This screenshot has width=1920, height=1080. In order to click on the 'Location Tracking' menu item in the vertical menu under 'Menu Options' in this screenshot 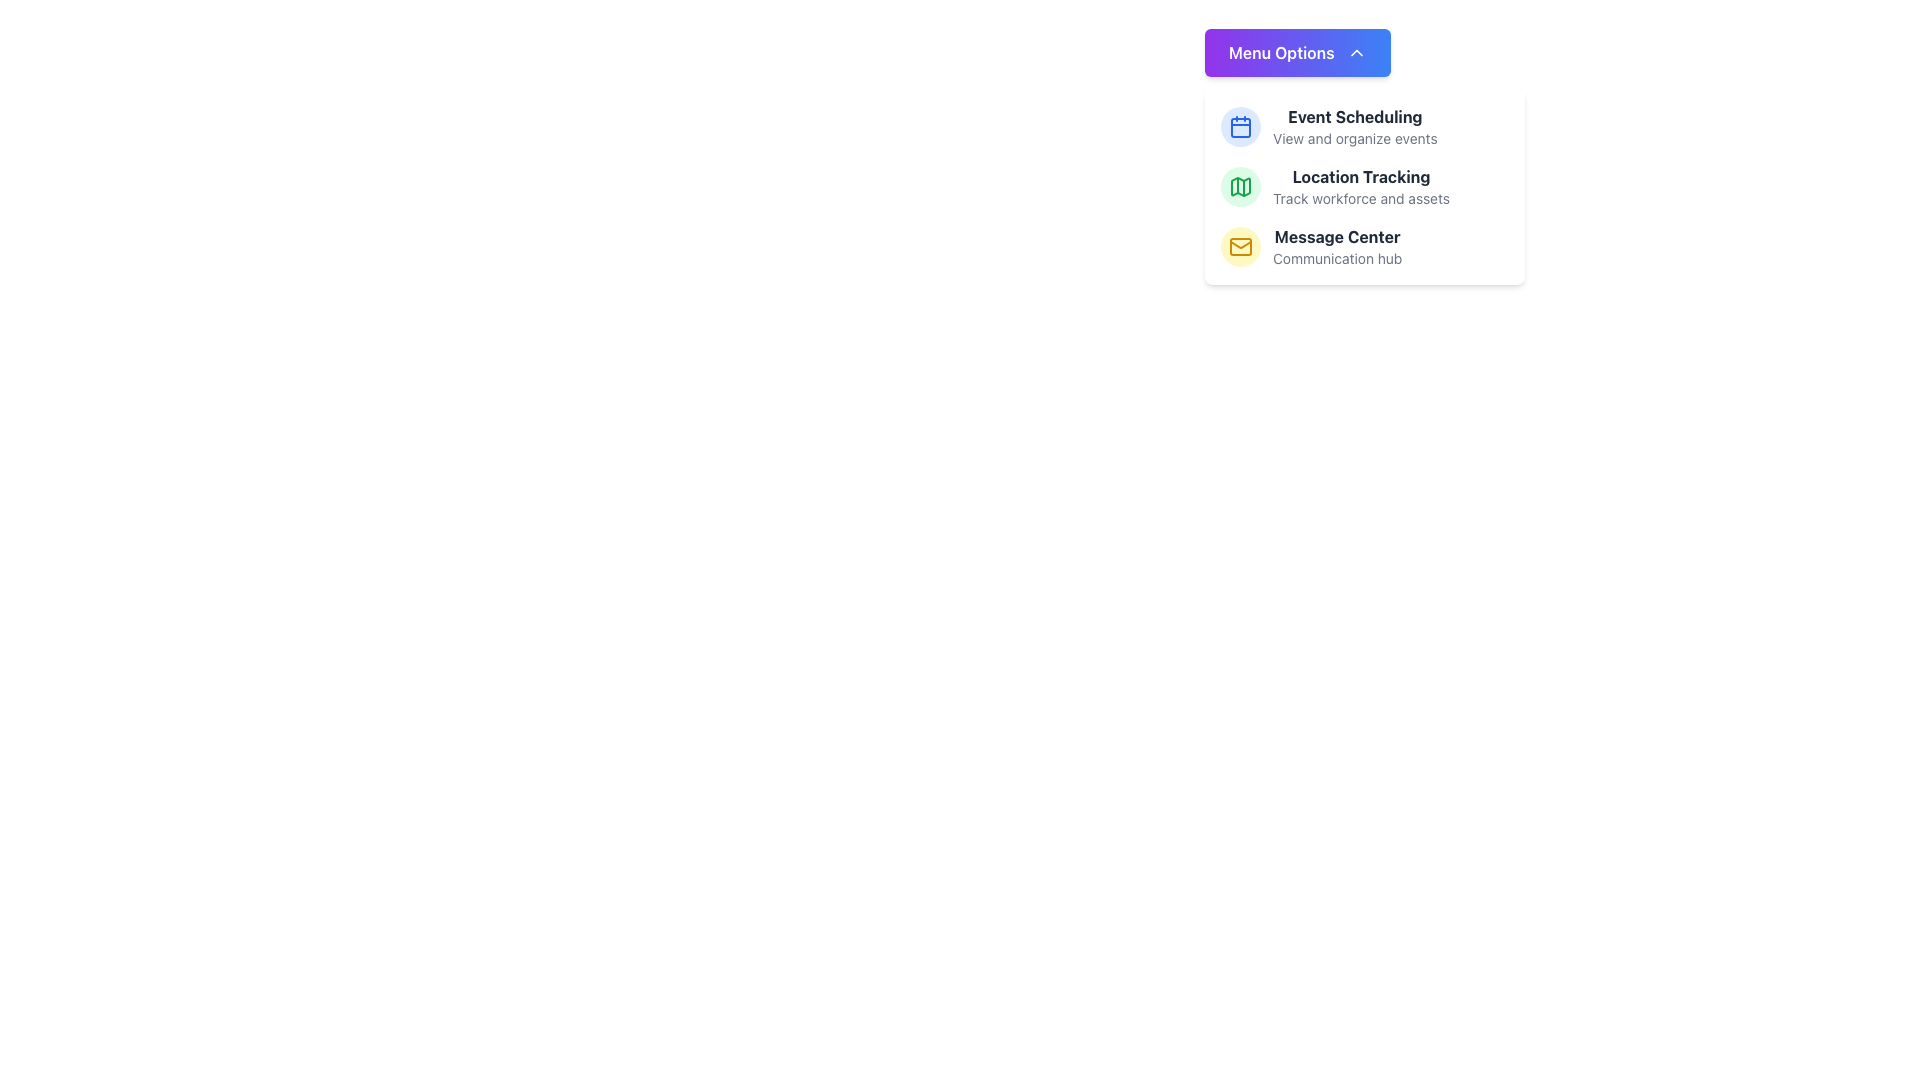, I will do `click(1360, 186)`.